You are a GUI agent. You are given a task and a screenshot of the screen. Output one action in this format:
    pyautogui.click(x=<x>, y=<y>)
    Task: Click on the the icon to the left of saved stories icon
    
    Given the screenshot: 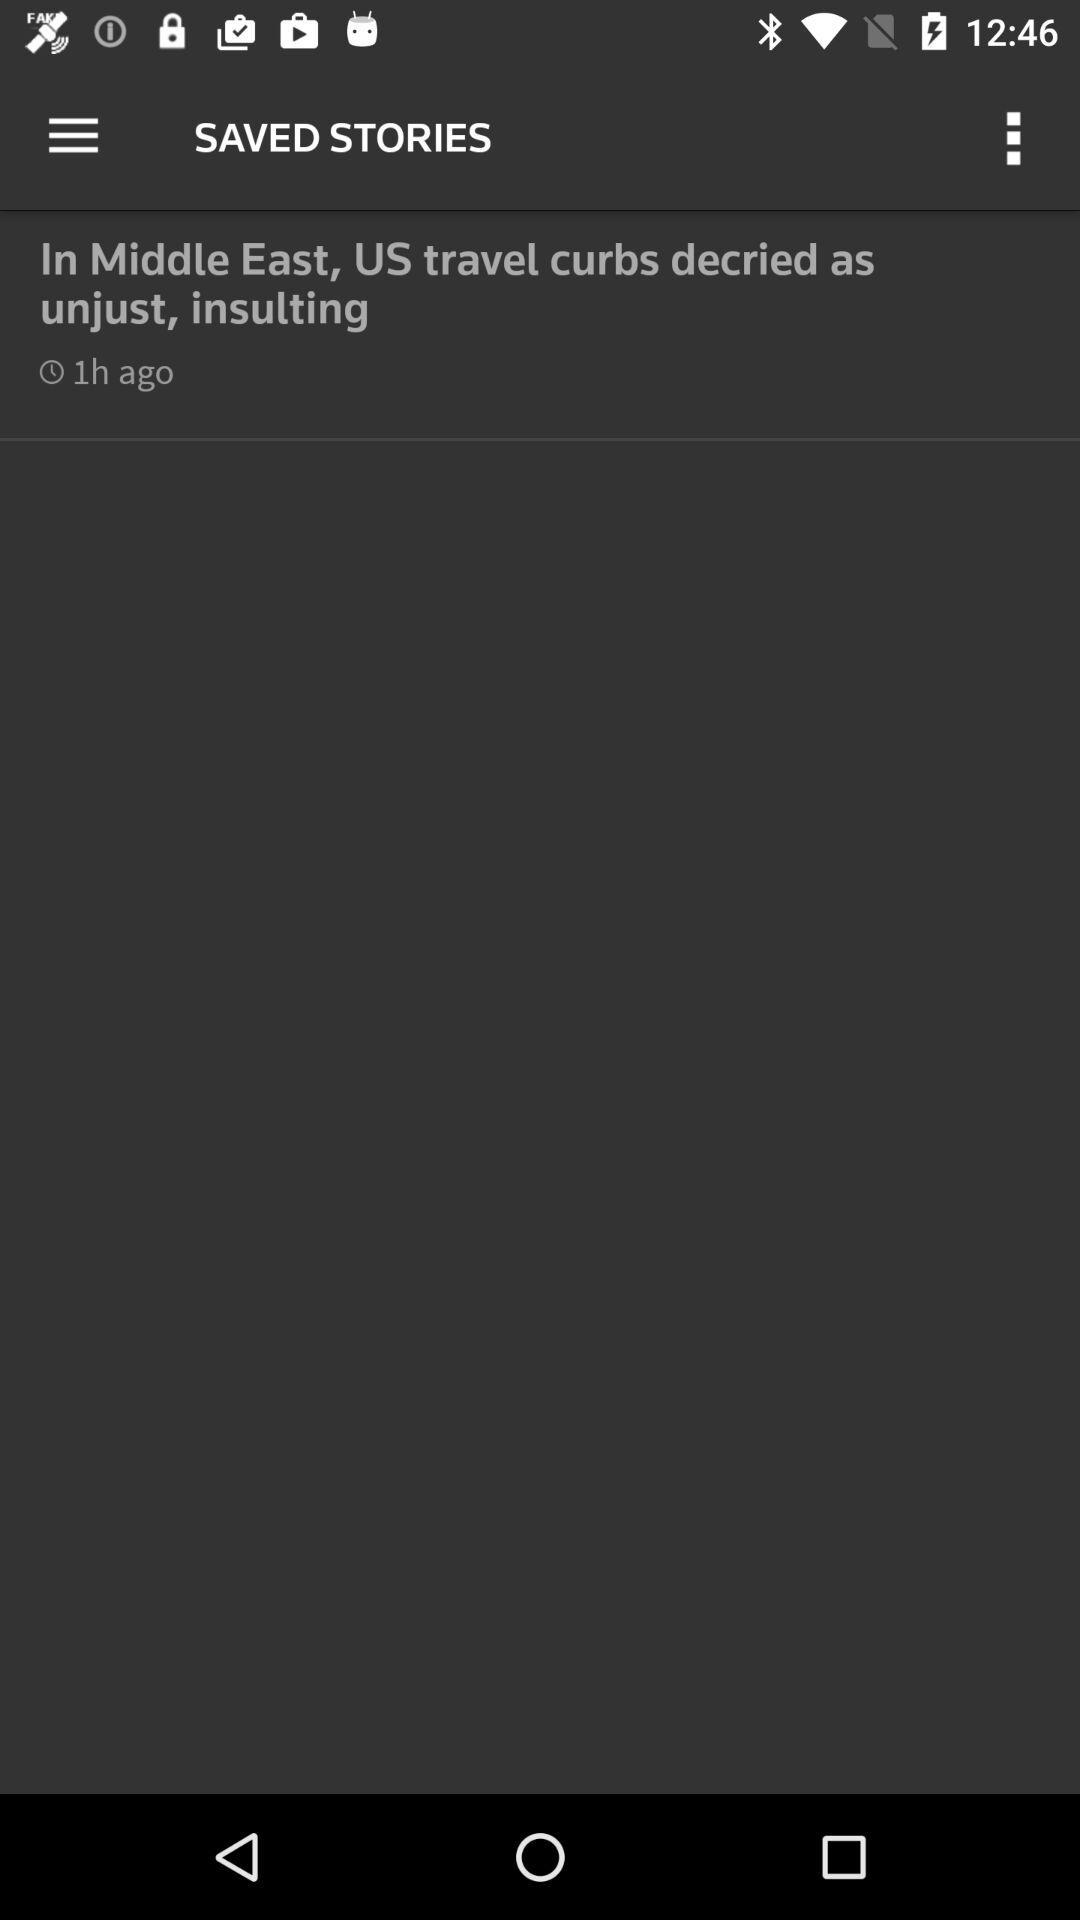 What is the action you would take?
    pyautogui.click(x=72, y=135)
    